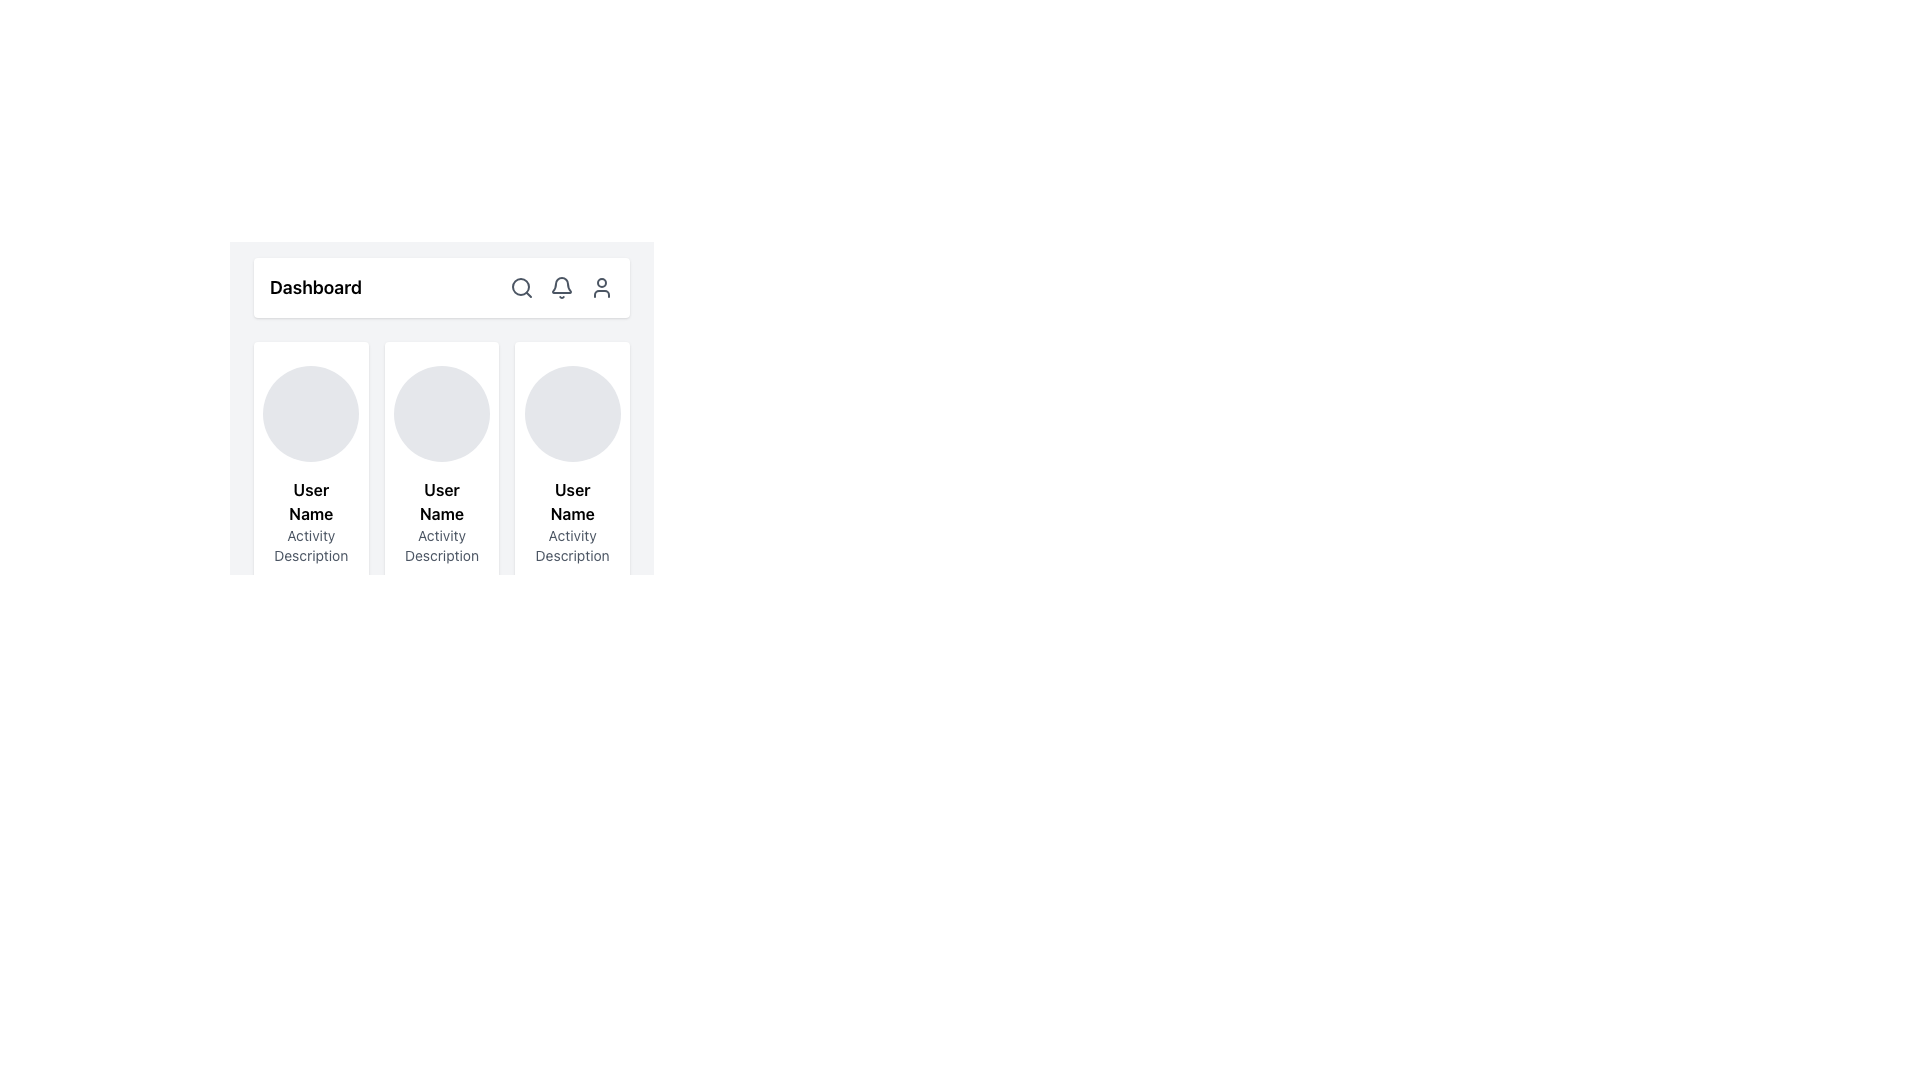 This screenshot has width=1920, height=1080. What do you see at coordinates (440, 546) in the screenshot?
I see `the descriptive text label located below the 'User Name' label within the centralized card in the middle of the page` at bounding box center [440, 546].